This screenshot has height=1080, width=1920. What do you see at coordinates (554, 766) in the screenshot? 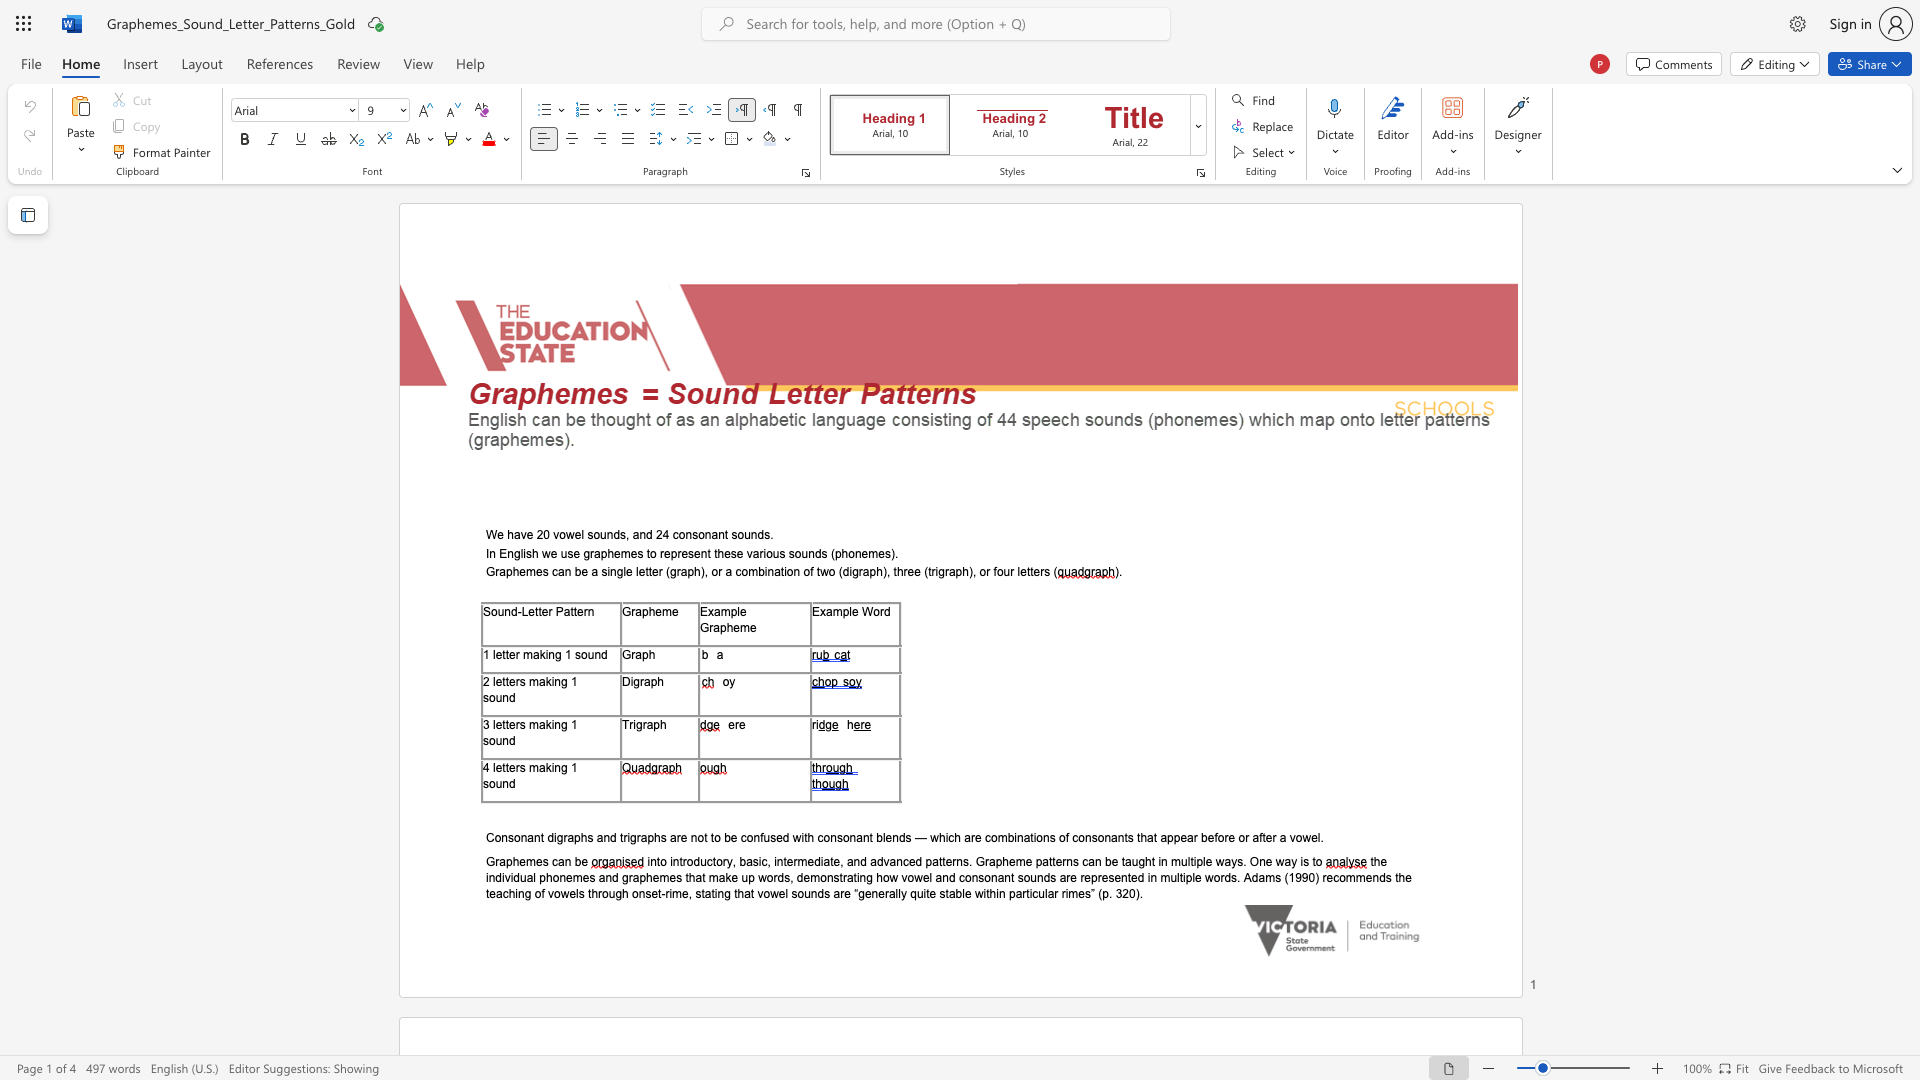
I see `the subset text "ng" within the text "4 letters making 1 sound"` at bounding box center [554, 766].